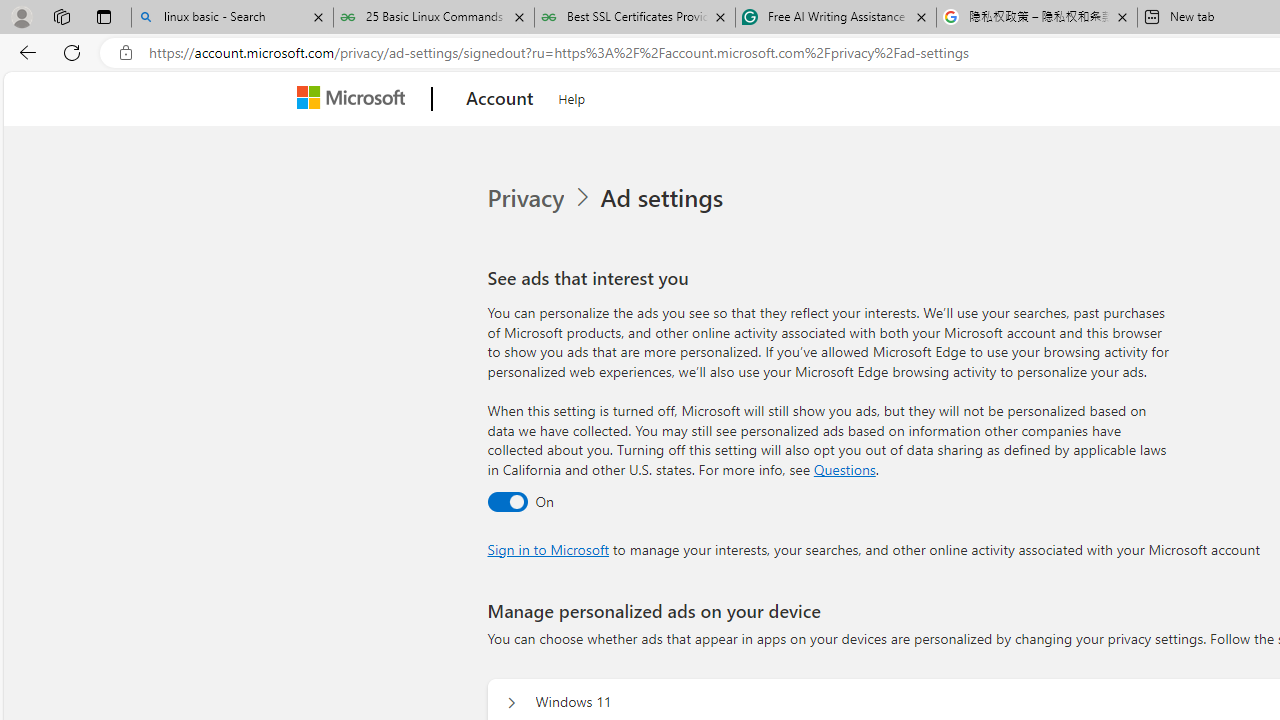 This screenshot has width=1280, height=720. What do you see at coordinates (548, 549) in the screenshot?
I see `'Sign in to Microsoft'` at bounding box center [548, 549].